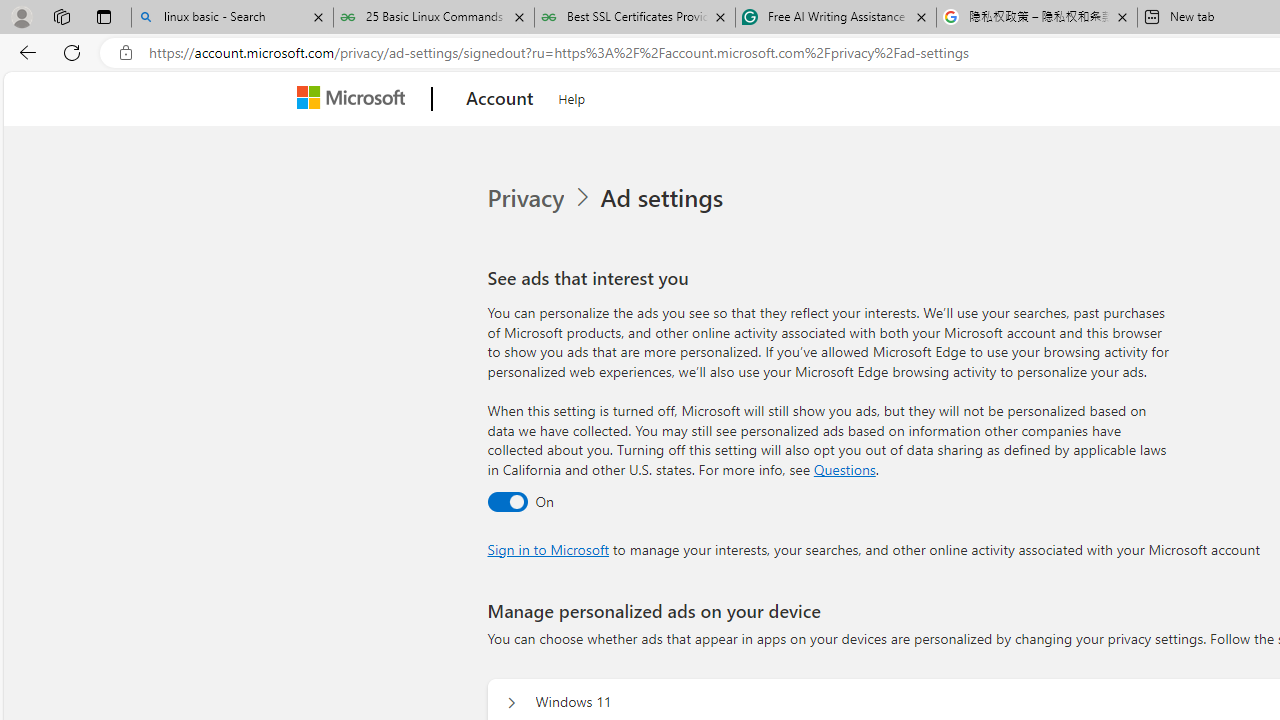 This screenshot has width=1280, height=720. What do you see at coordinates (548, 549) in the screenshot?
I see `'Sign in to Microsoft'` at bounding box center [548, 549].